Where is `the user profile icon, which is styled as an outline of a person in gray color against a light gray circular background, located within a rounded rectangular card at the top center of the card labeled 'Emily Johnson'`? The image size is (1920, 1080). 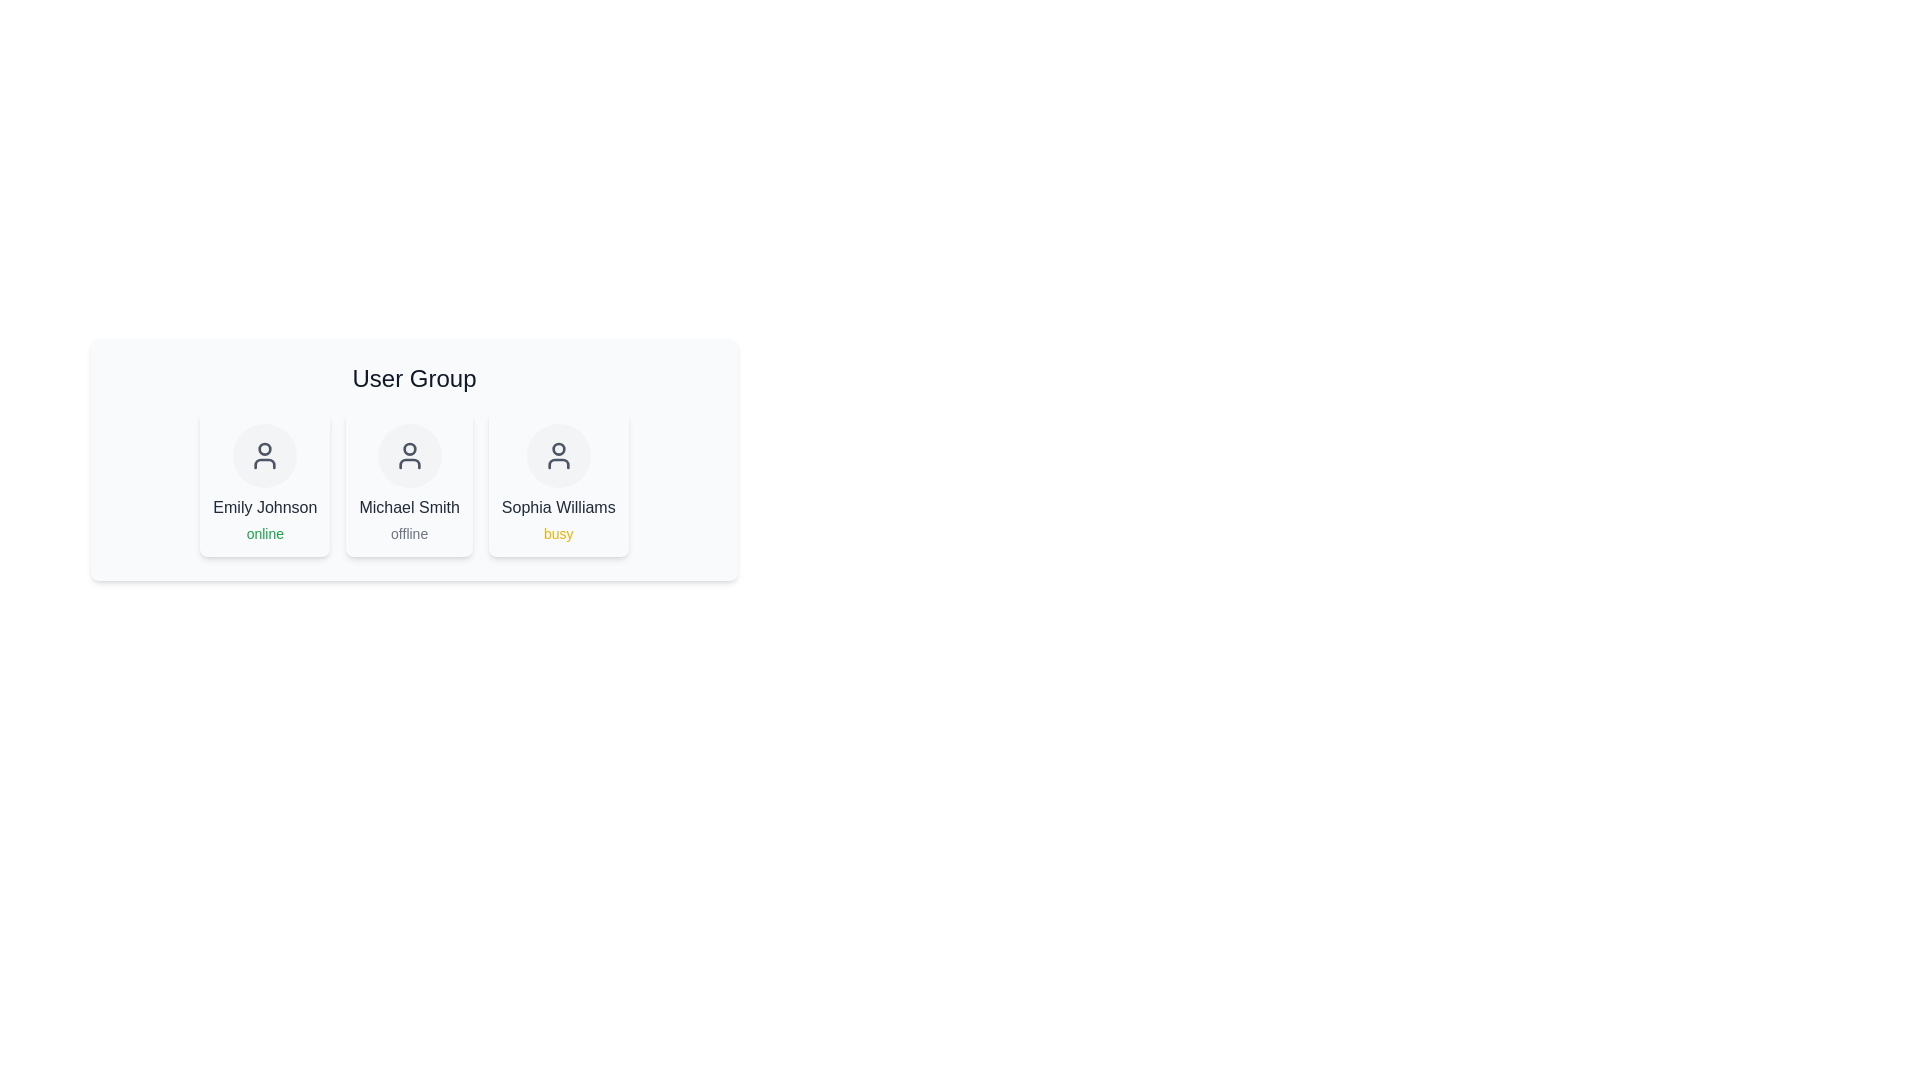 the user profile icon, which is styled as an outline of a person in gray color against a light gray circular background, located within a rounded rectangular card at the top center of the card labeled 'Emily Johnson' is located at coordinates (264, 455).